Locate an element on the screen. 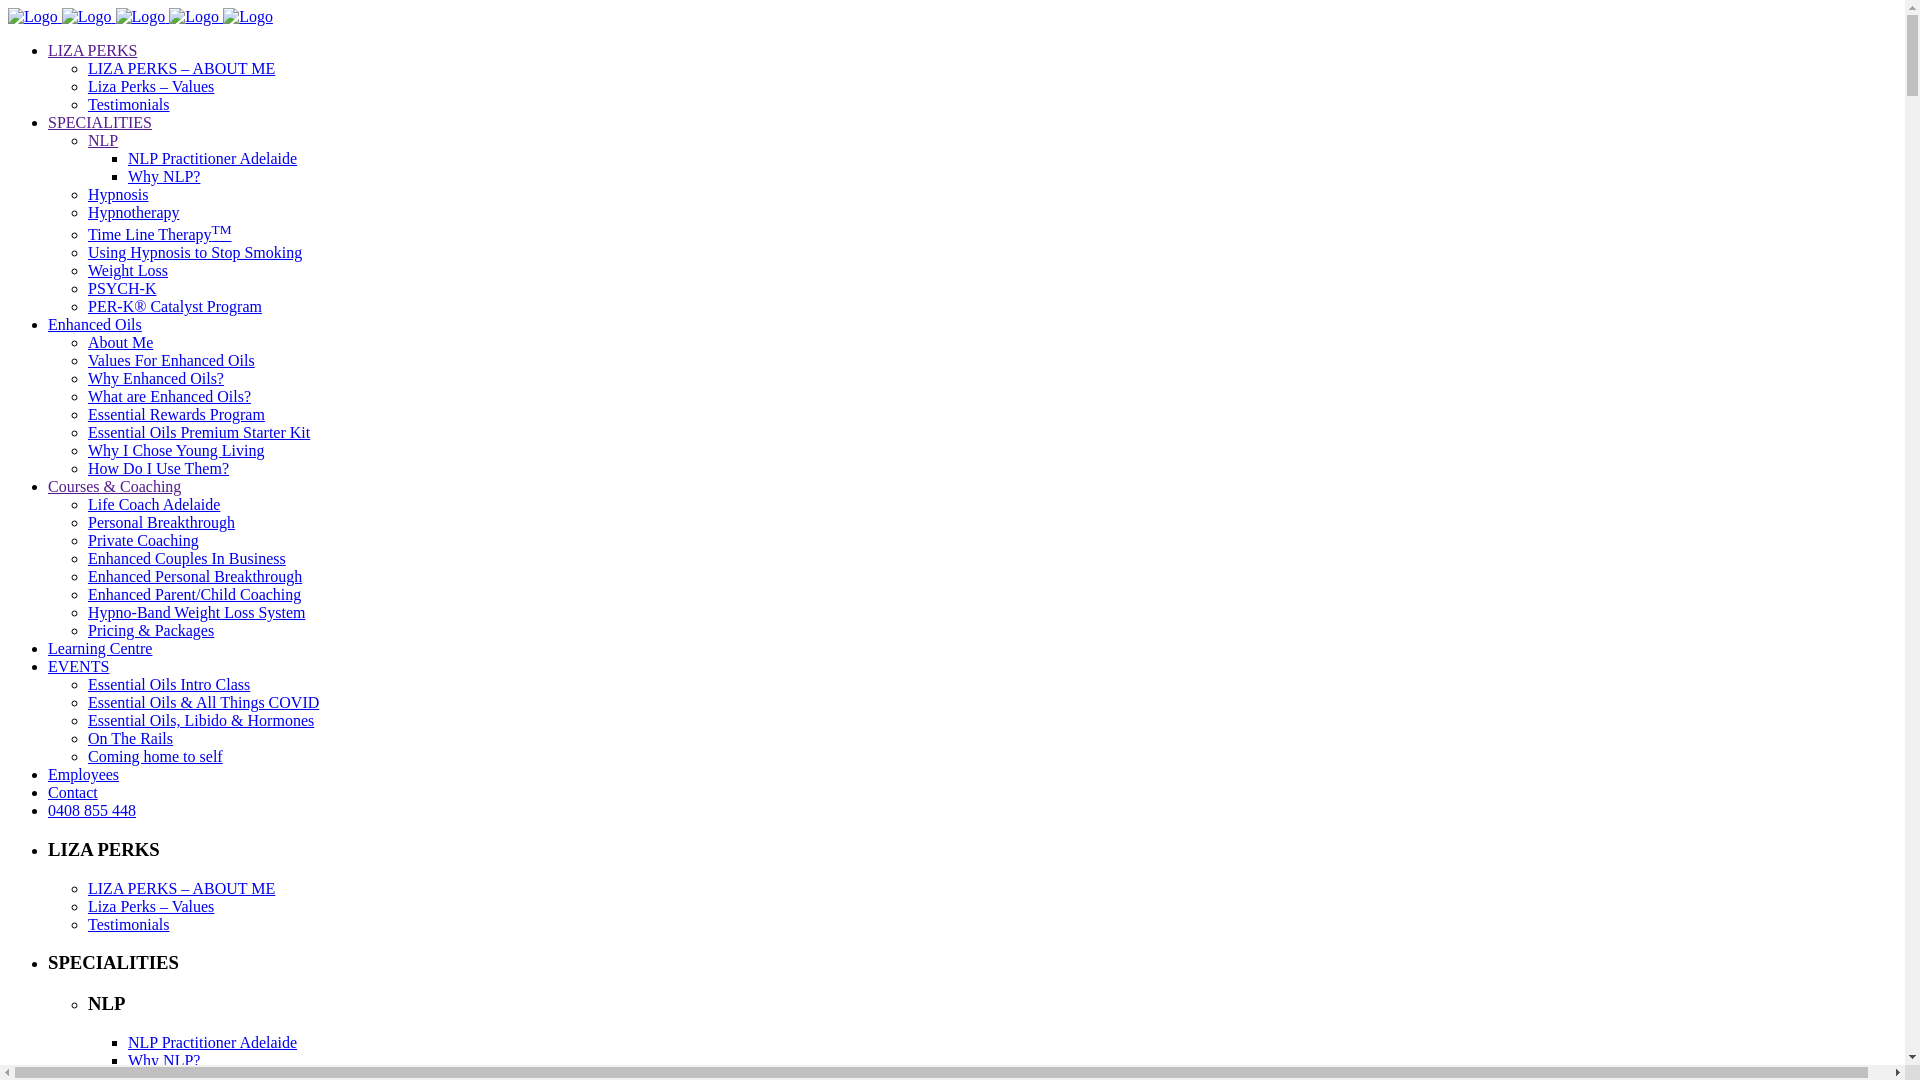 The height and width of the screenshot is (1080, 1920). 'Essential Rewards Program' is located at coordinates (176, 413).